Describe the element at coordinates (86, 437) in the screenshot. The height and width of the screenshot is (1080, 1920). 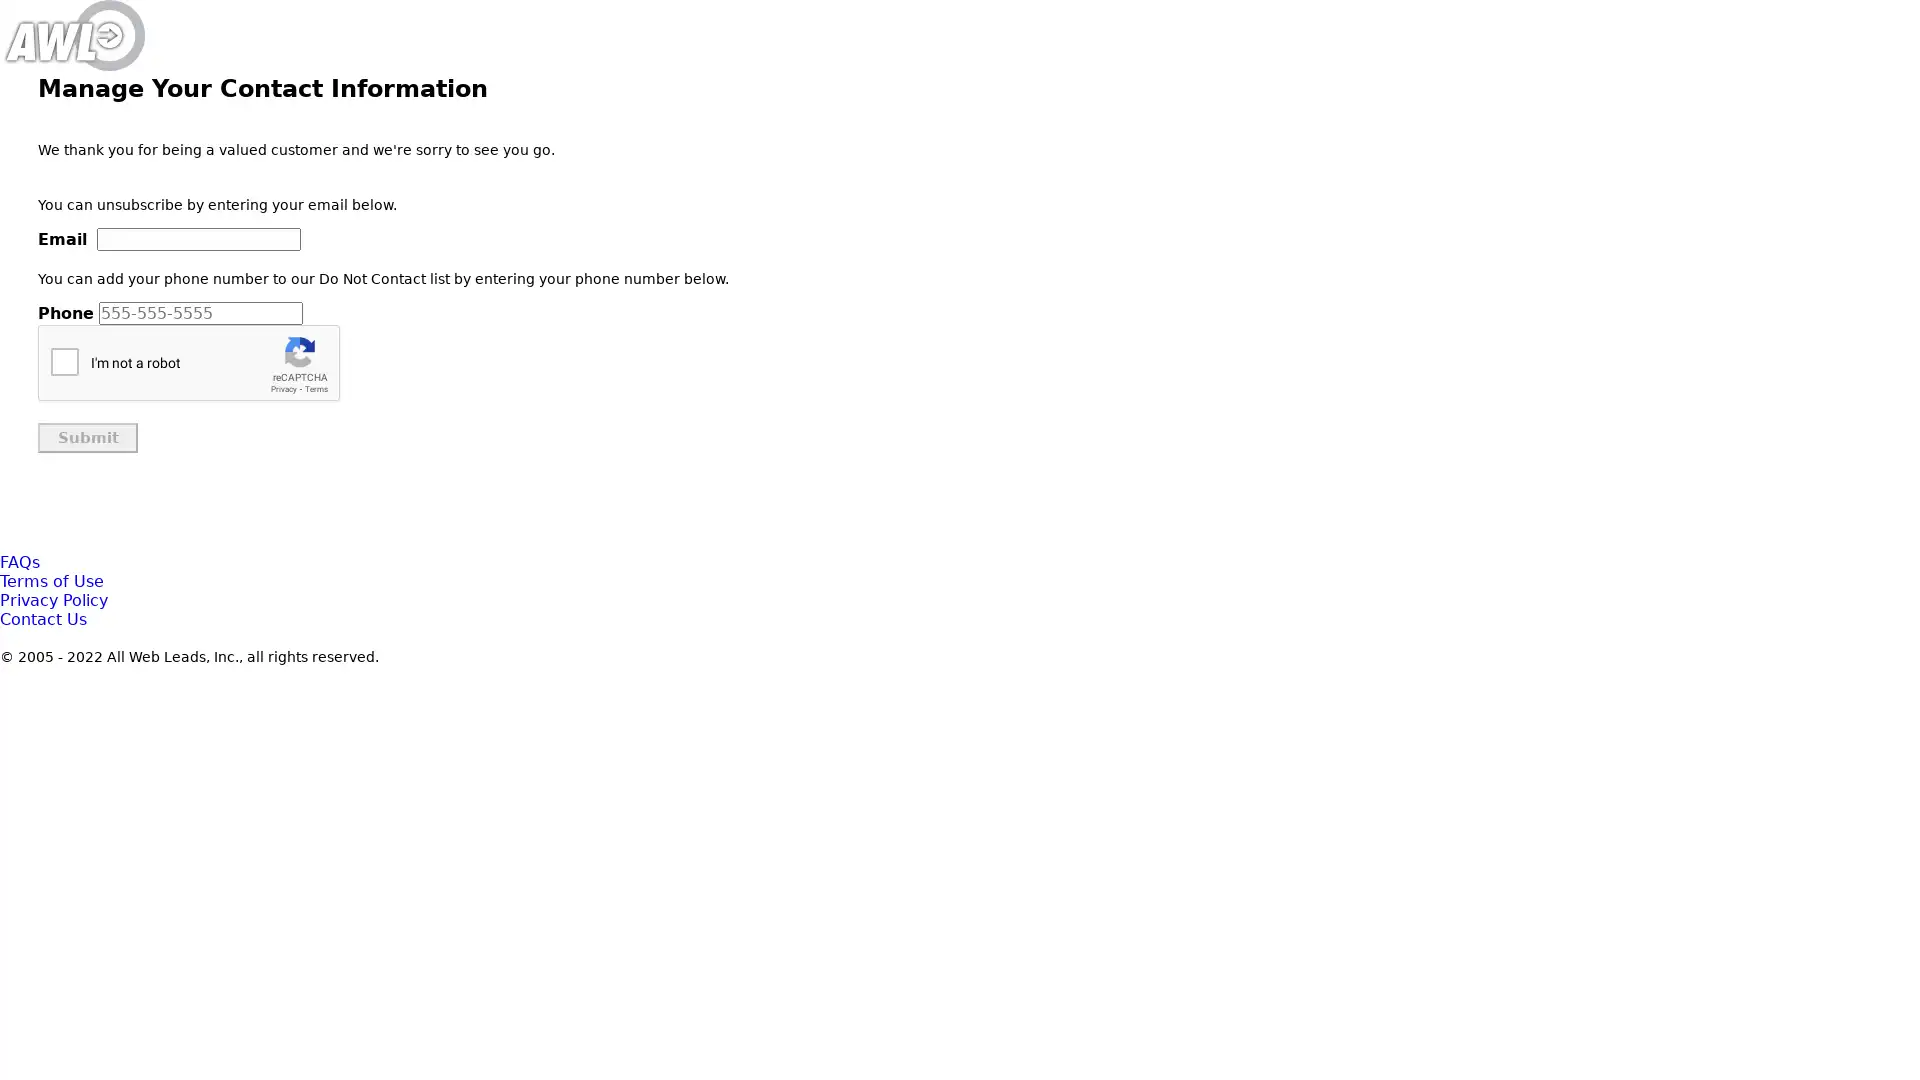
I see `Submit` at that location.